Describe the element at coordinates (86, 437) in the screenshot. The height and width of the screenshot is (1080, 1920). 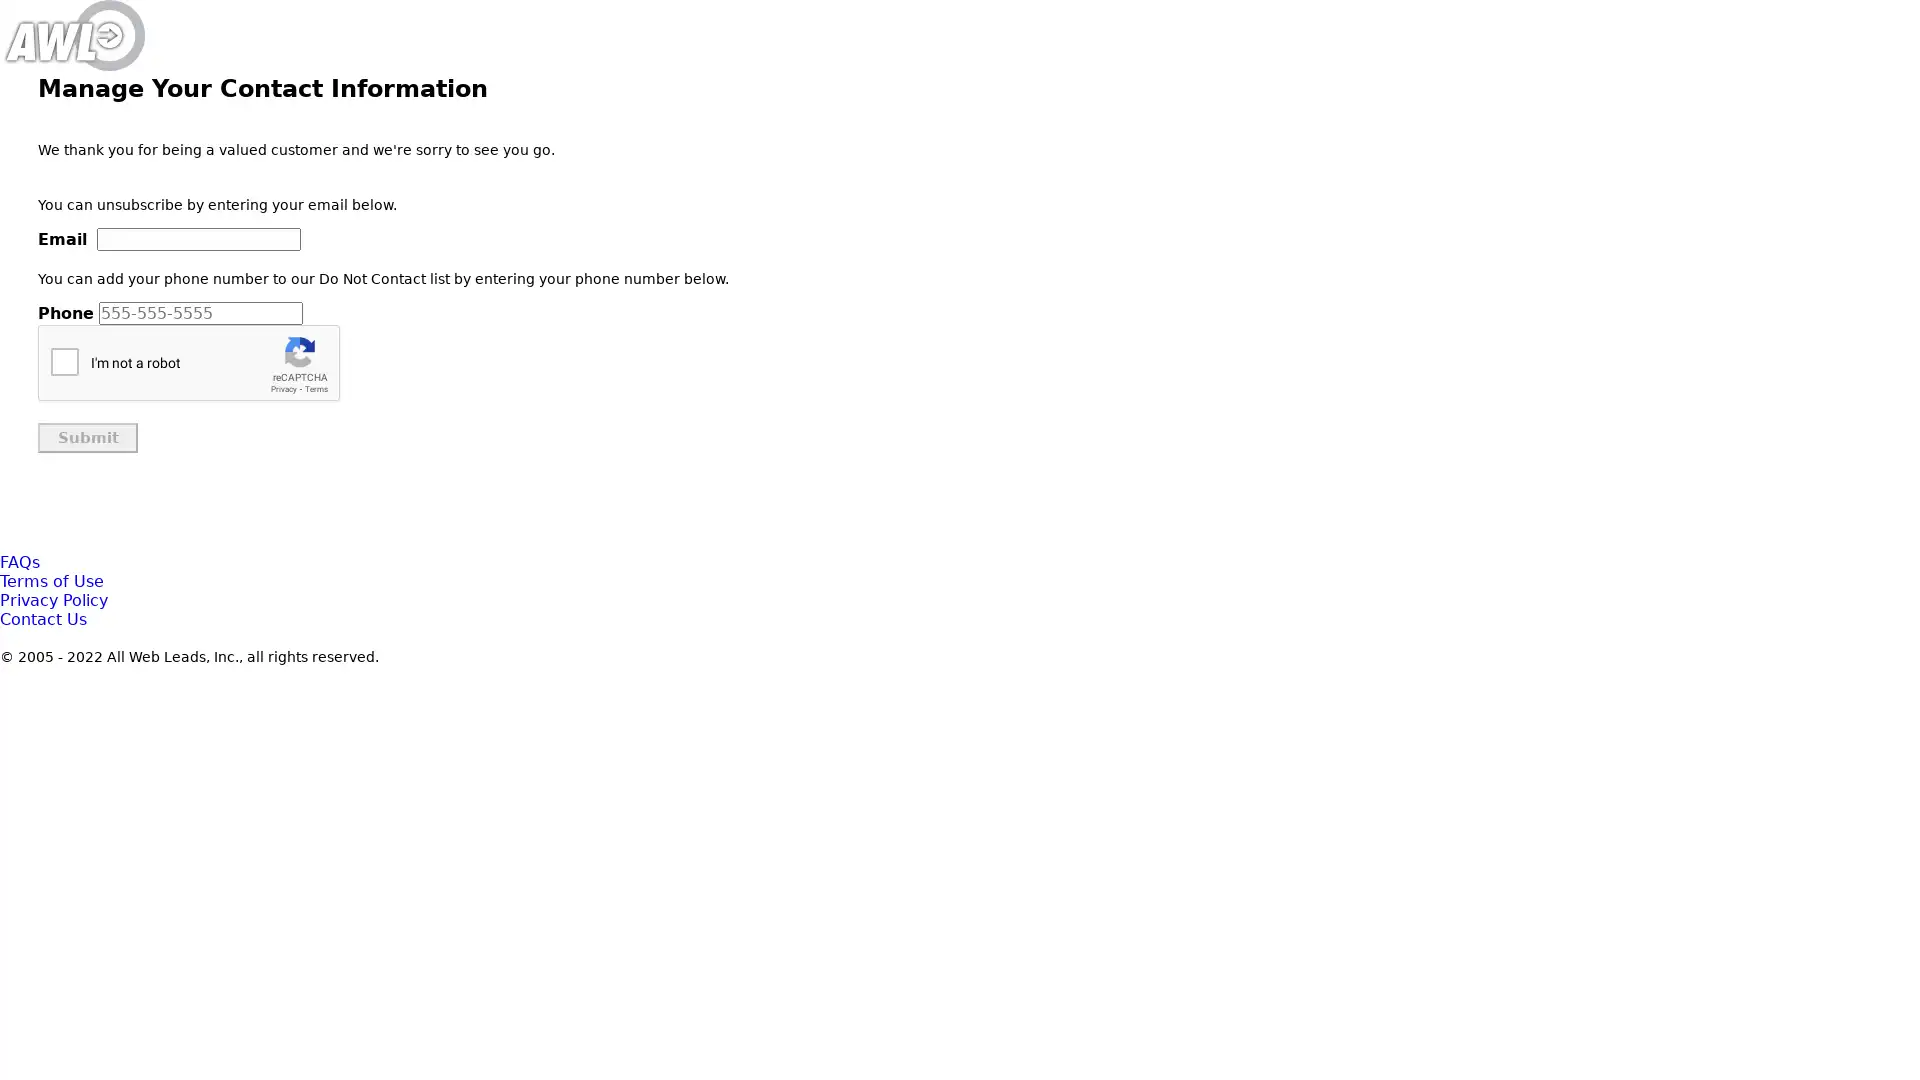
I see `Submit` at that location.